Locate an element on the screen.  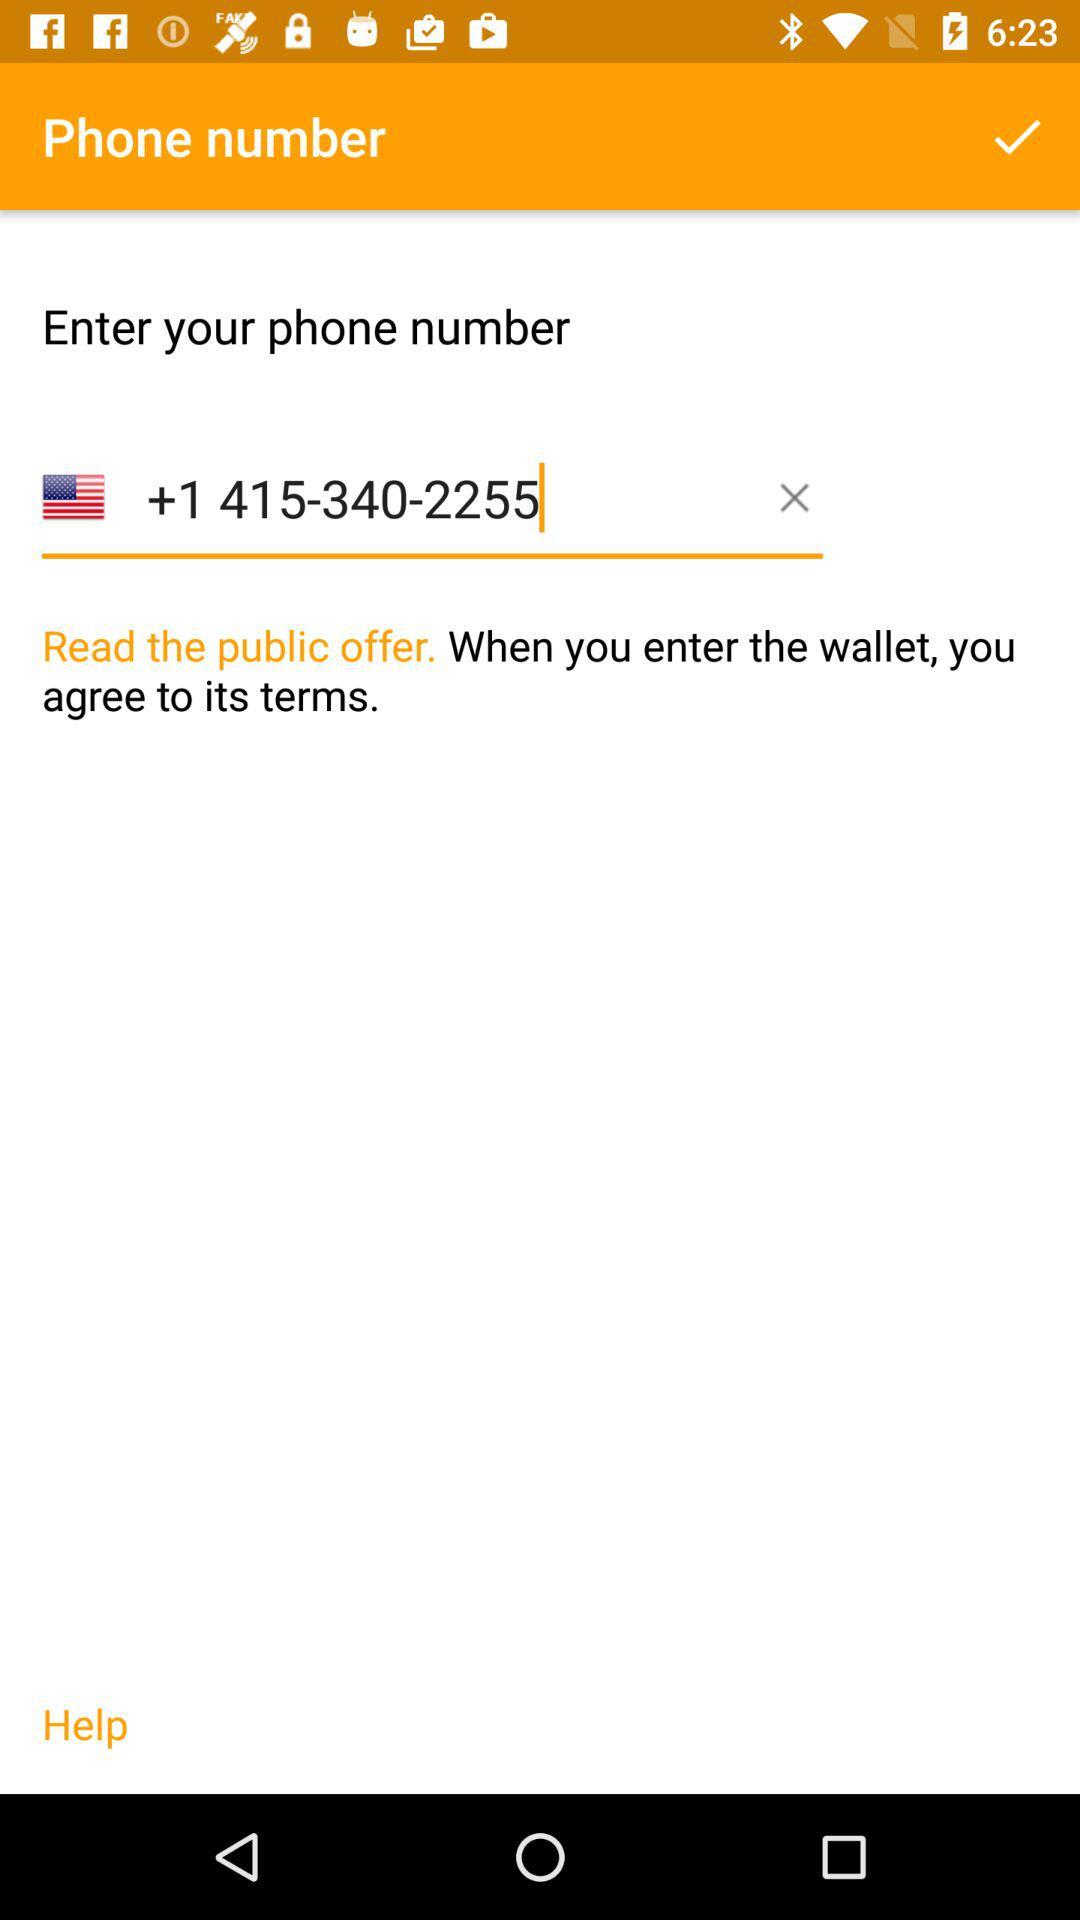
phone number is located at coordinates (1017, 135).